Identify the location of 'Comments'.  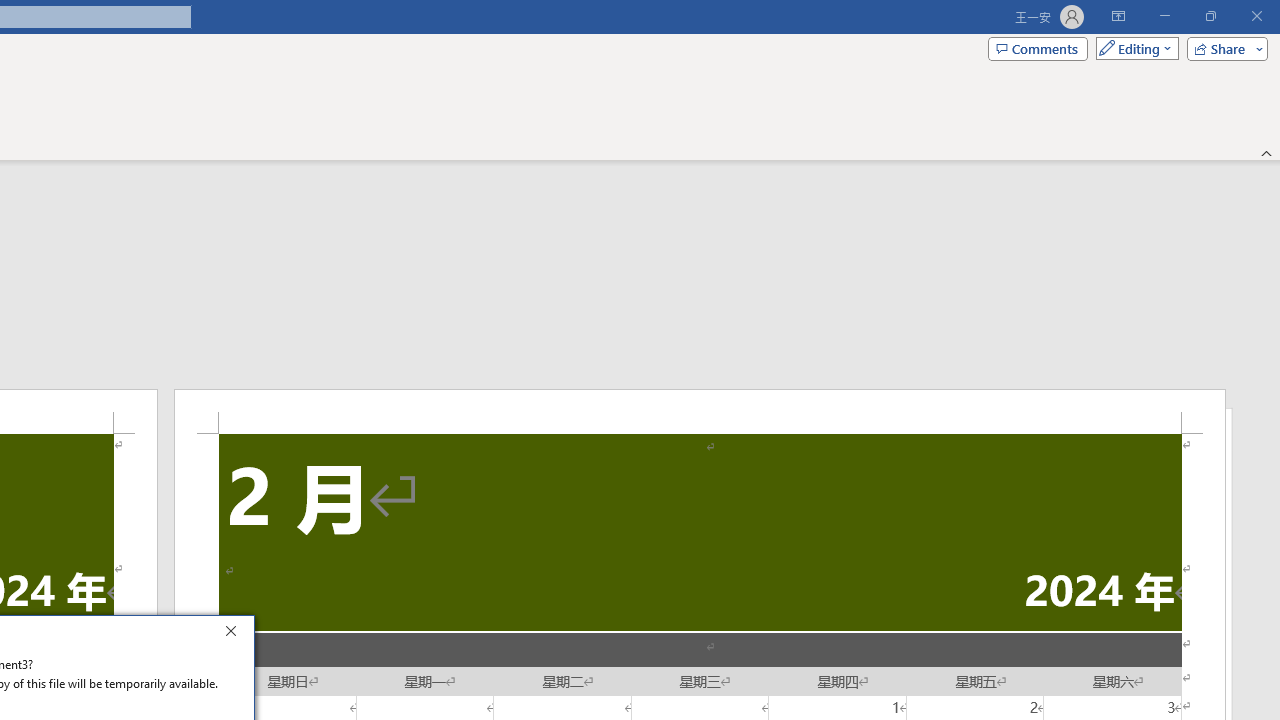
(1038, 47).